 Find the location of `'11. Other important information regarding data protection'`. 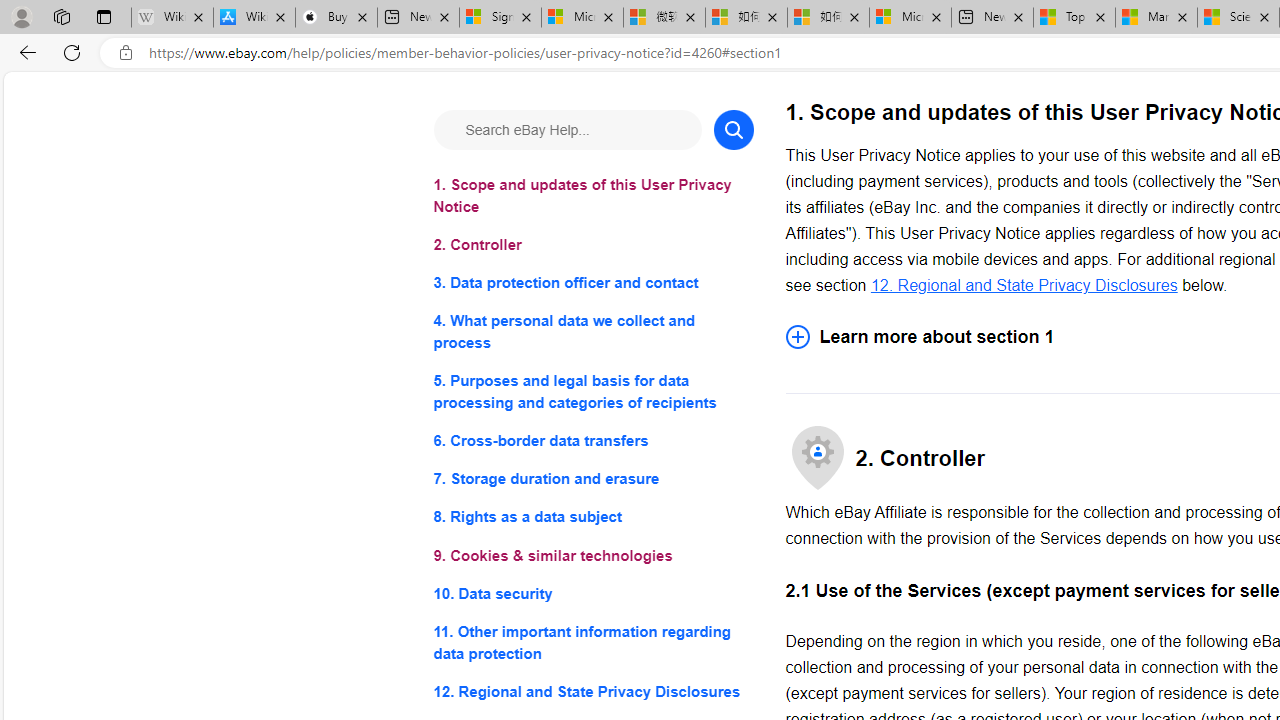

'11. Other important information regarding data protection' is located at coordinates (592, 642).